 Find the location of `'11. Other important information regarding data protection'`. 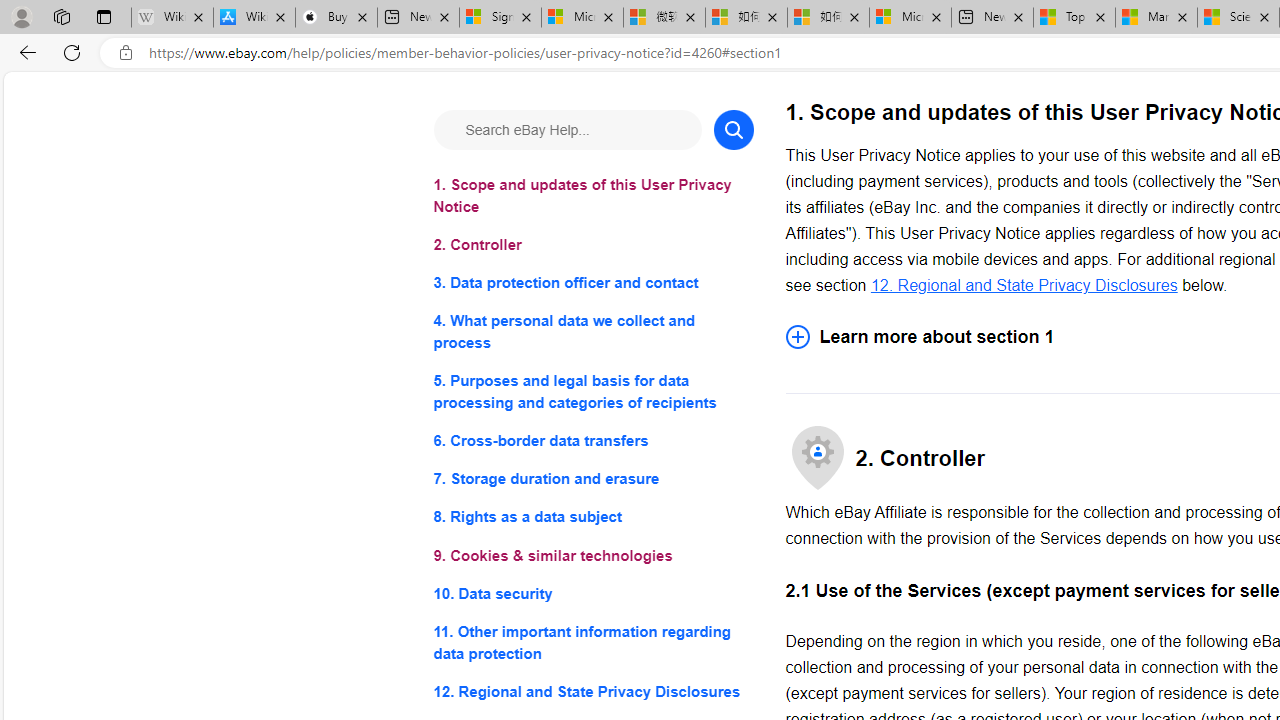

'11. Other important information regarding data protection' is located at coordinates (592, 642).